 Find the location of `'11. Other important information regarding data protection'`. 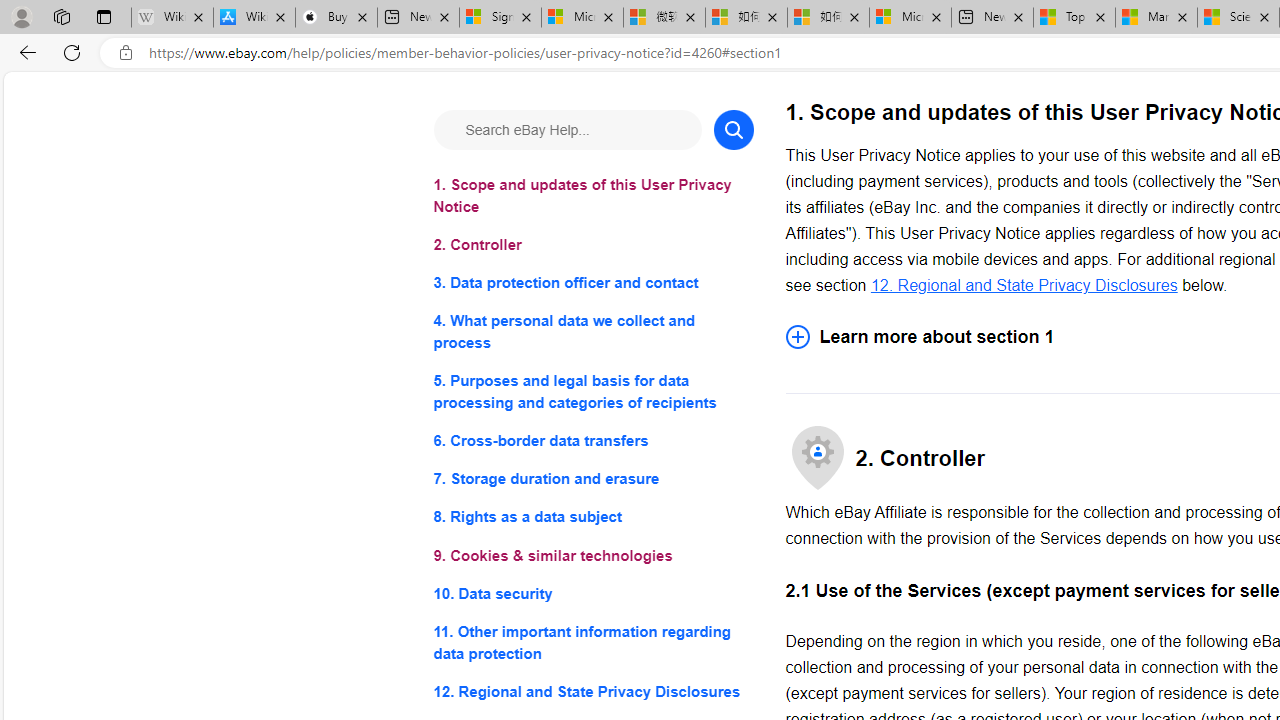

'11. Other important information regarding data protection' is located at coordinates (592, 642).